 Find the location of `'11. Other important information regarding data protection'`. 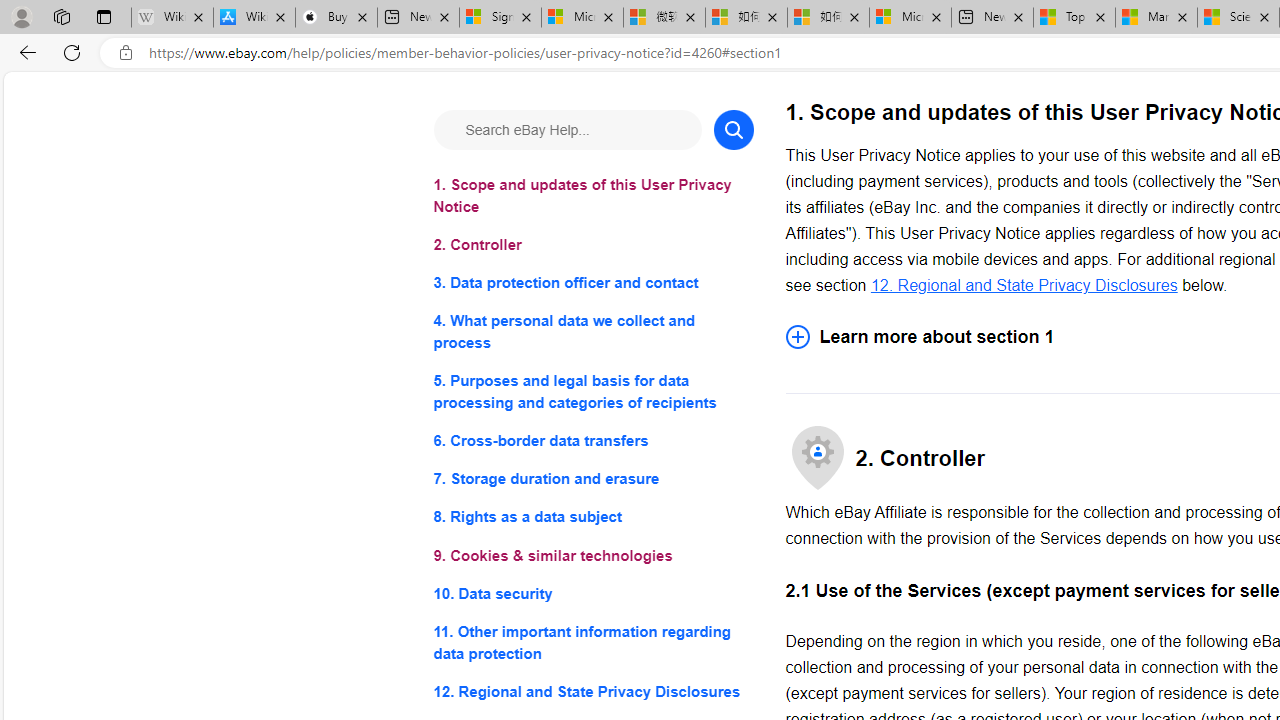

'11. Other important information regarding data protection' is located at coordinates (592, 642).